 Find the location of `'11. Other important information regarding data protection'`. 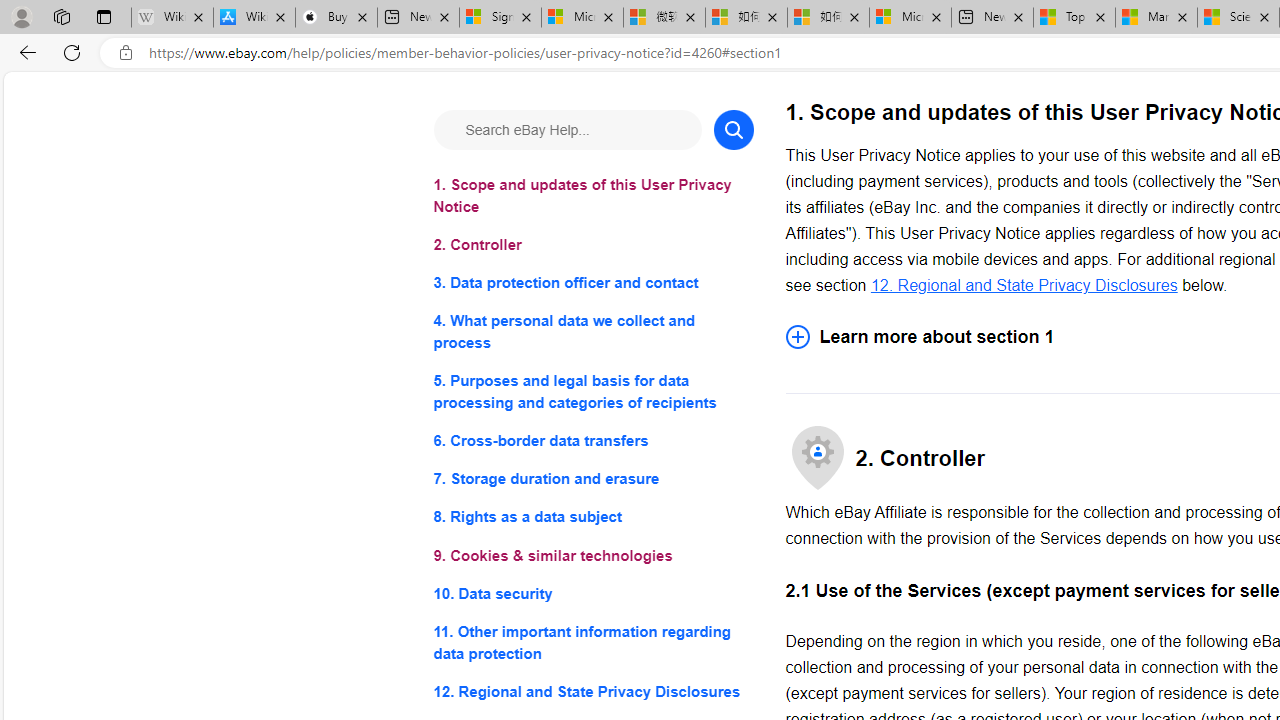

'11. Other important information regarding data protection' is located at coordinates (592, 642).